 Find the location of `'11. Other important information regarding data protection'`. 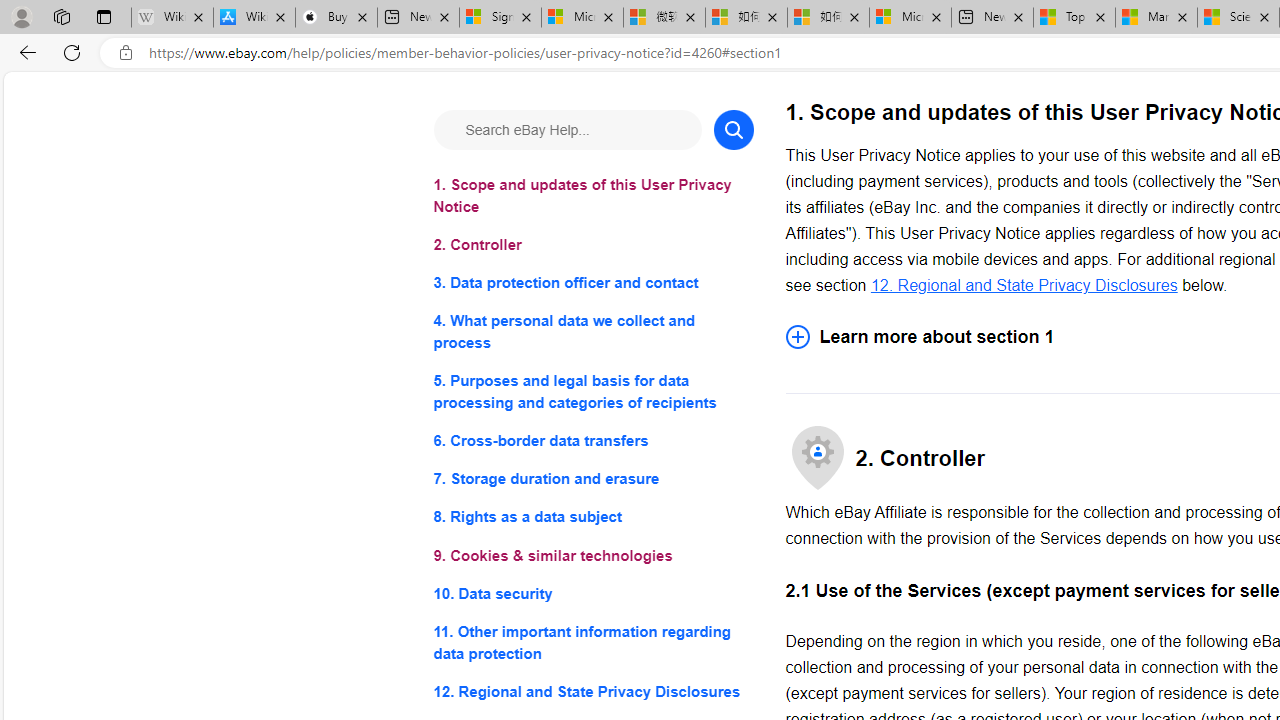

'11. Other important information regarding data protection' is located at coordinates (592, 642).